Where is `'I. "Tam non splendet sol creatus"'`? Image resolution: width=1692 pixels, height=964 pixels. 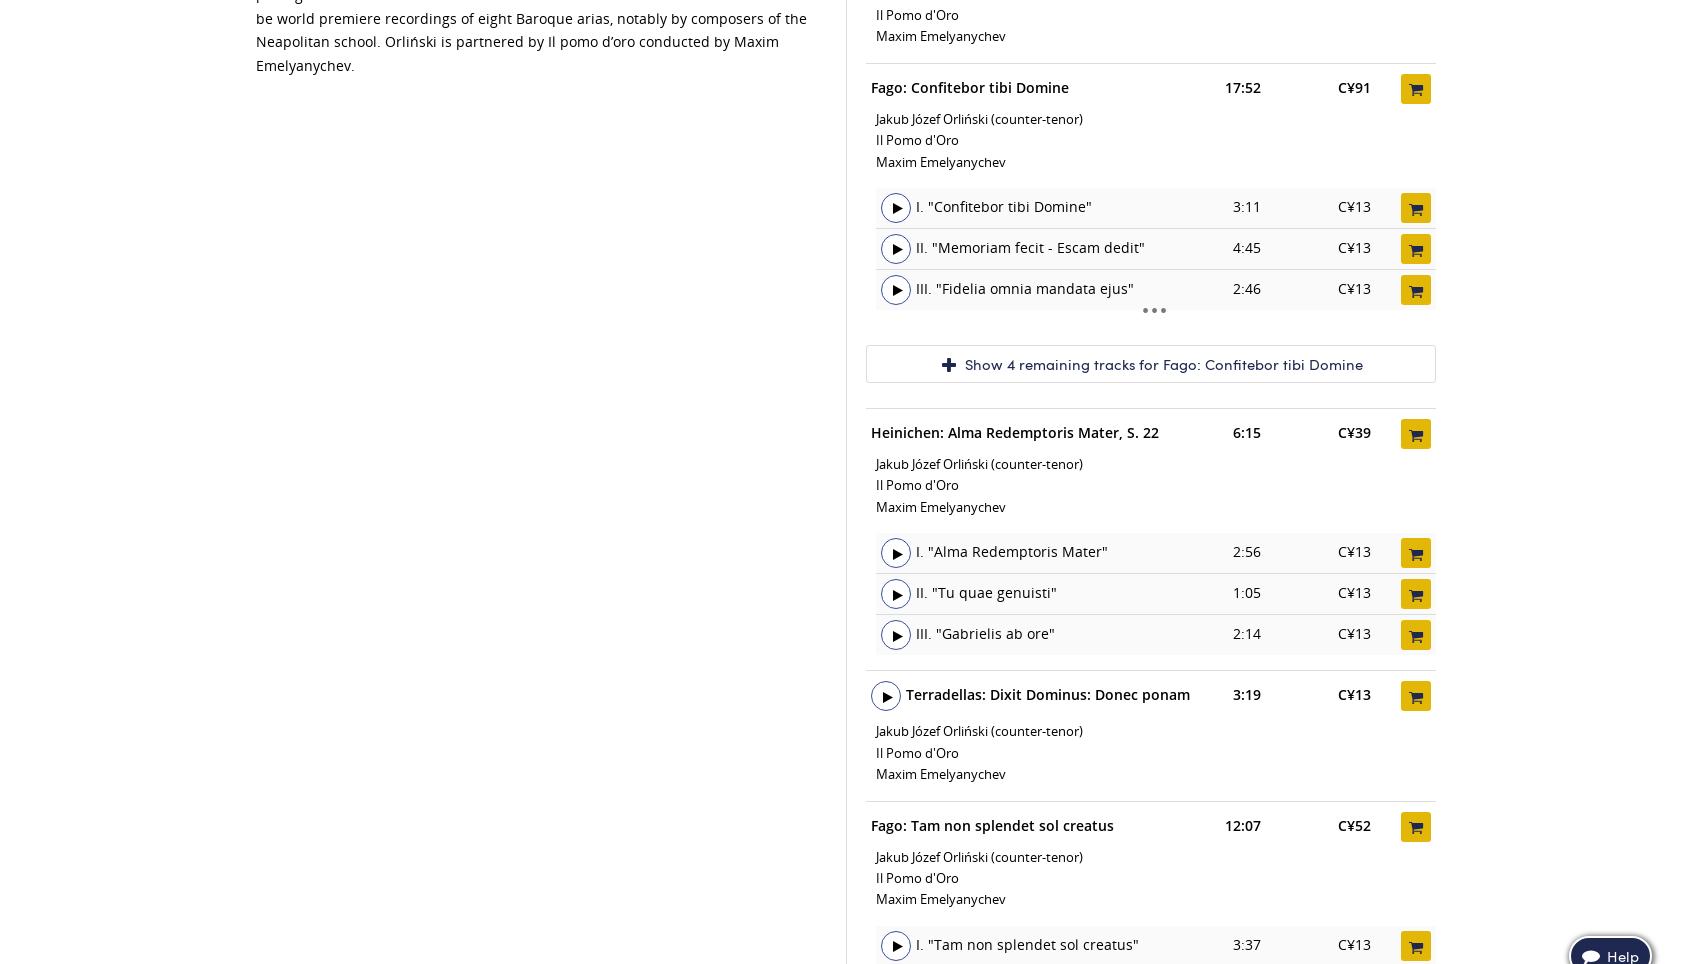
'I. "Tam non splendet sol creatus"' is located at coordinates (1026, 944).